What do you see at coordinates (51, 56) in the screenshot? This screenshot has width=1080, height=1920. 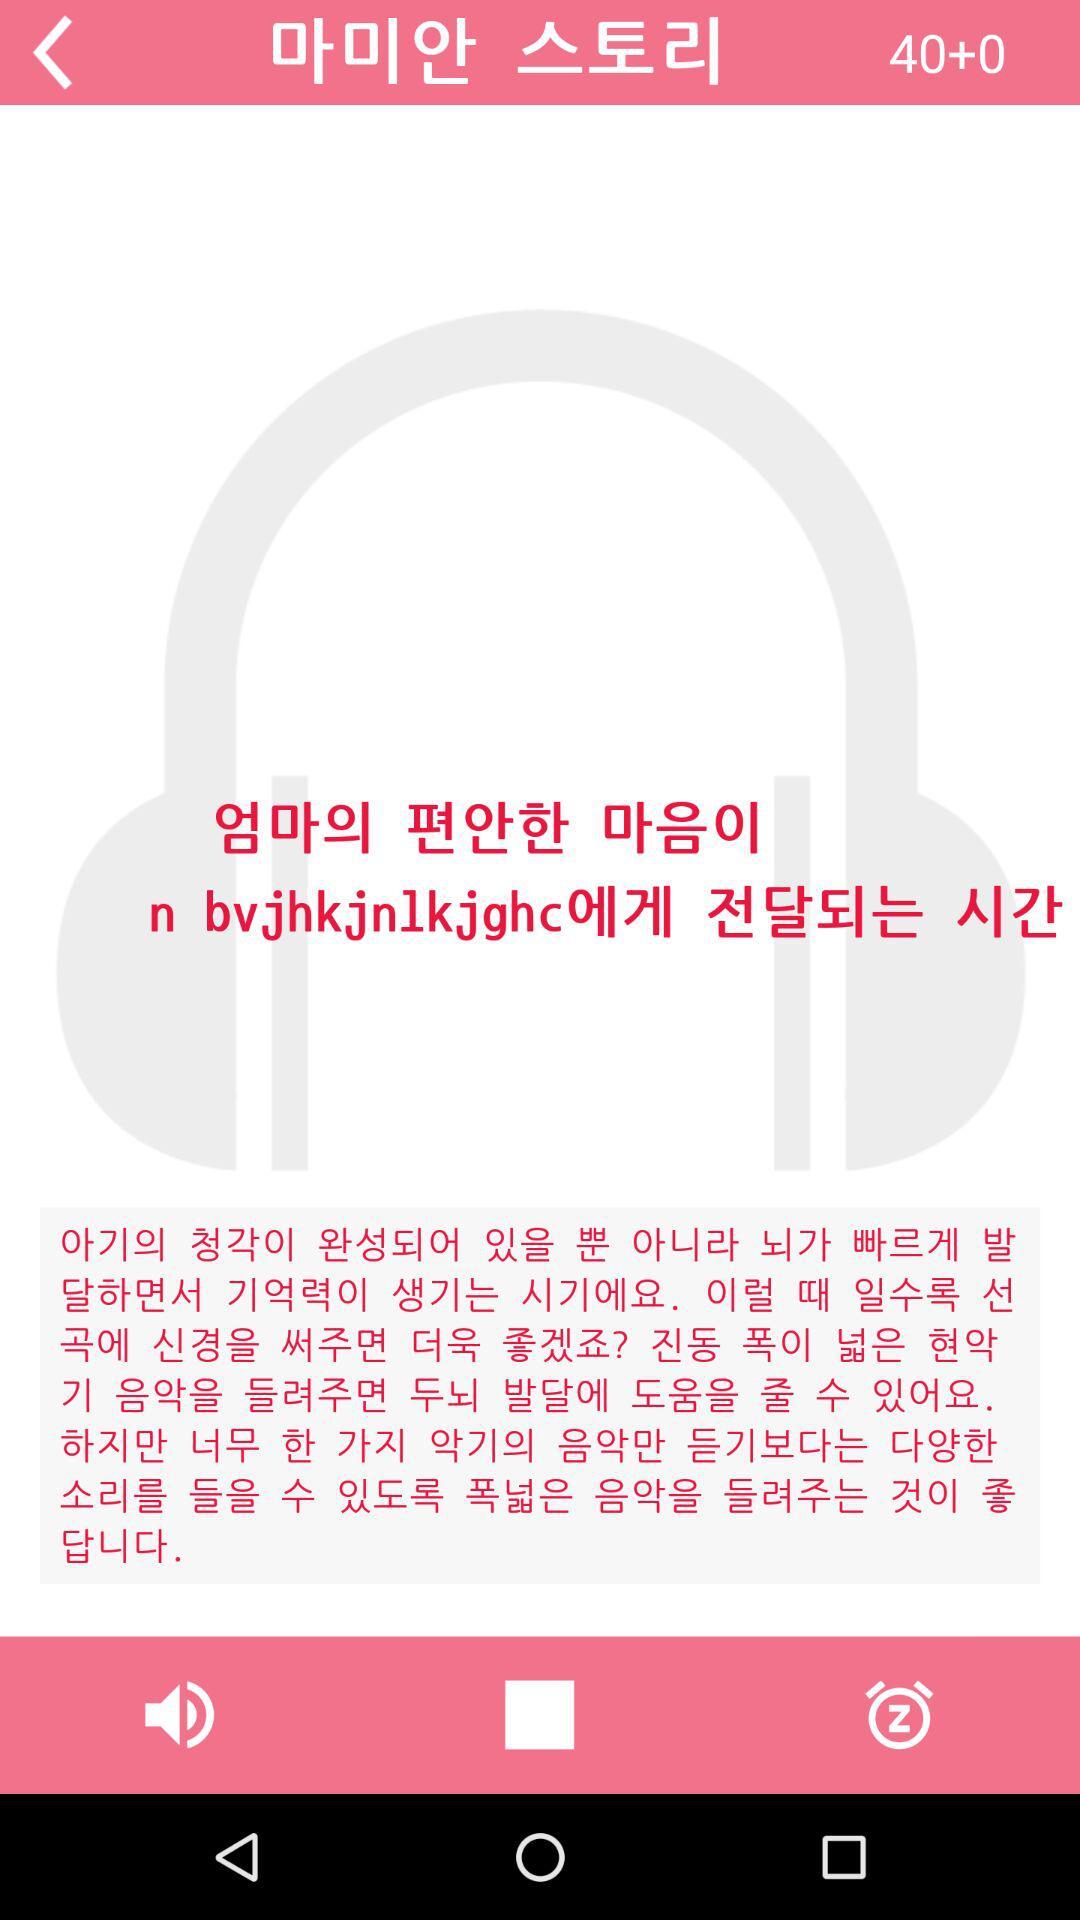 I see `the arrow_backward icon` at bounding box center [51, 56].